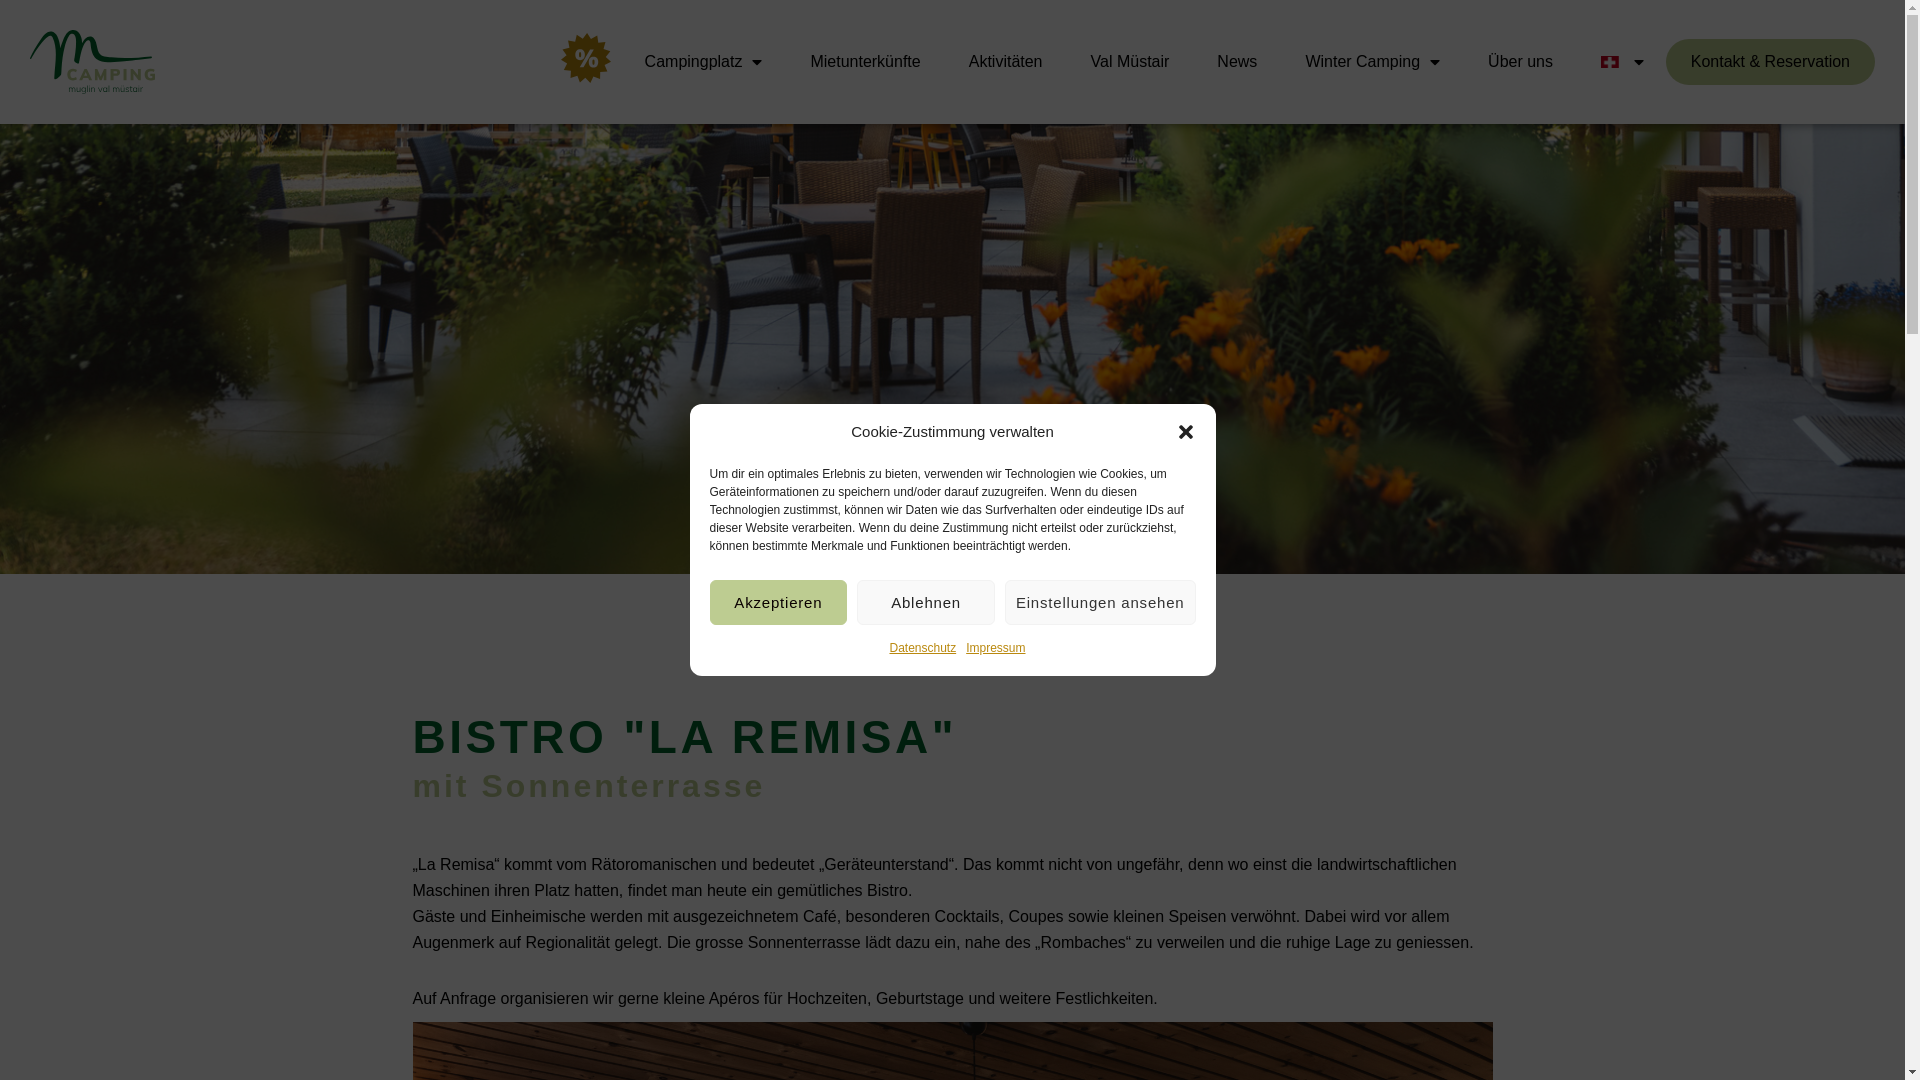 This screenshot has width=1920, height=1080. Describe the element at coordinates (857, 601) in the screenshot. I see `'Ablehnen'` at that location.